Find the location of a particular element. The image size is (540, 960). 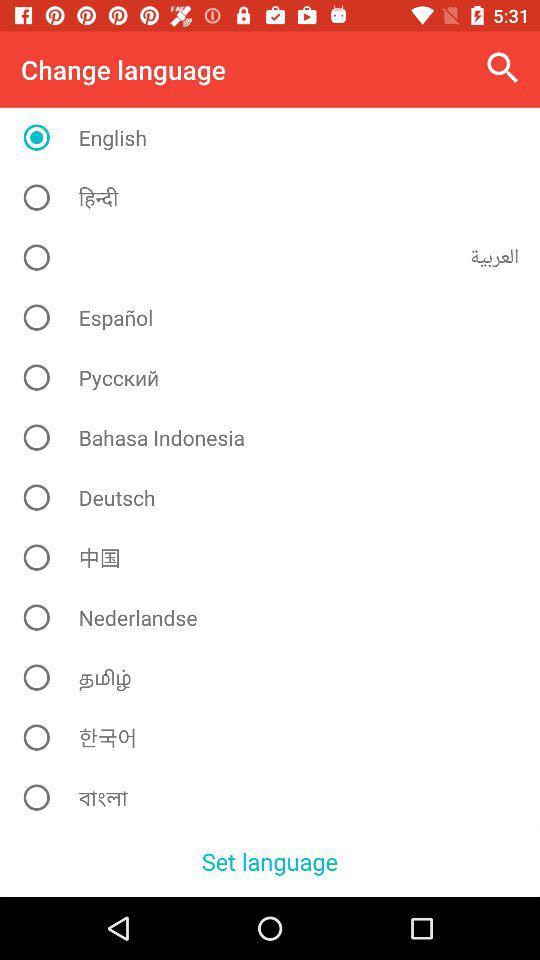

deutsch is located at coordinates (276, 496).